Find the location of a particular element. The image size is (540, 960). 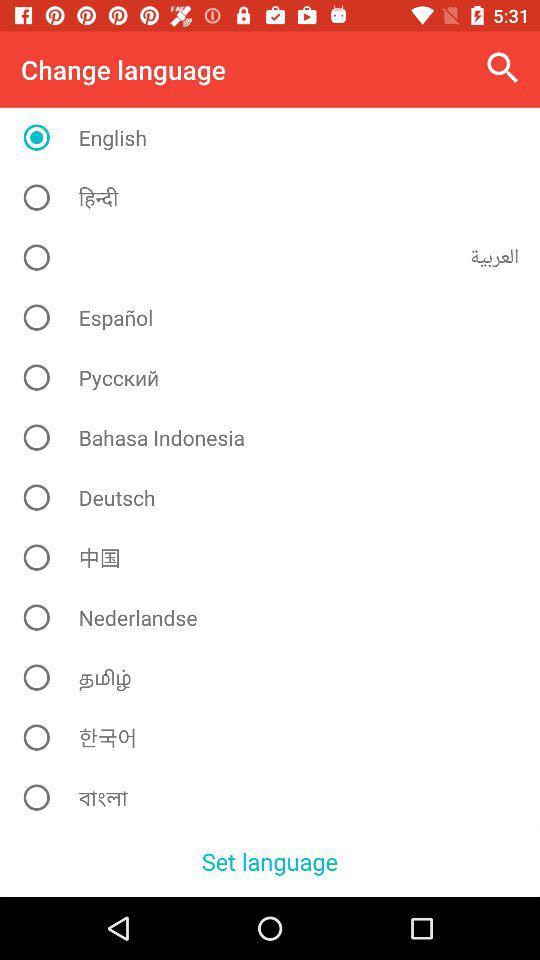

deutsch is located at coordinates (276, 496).